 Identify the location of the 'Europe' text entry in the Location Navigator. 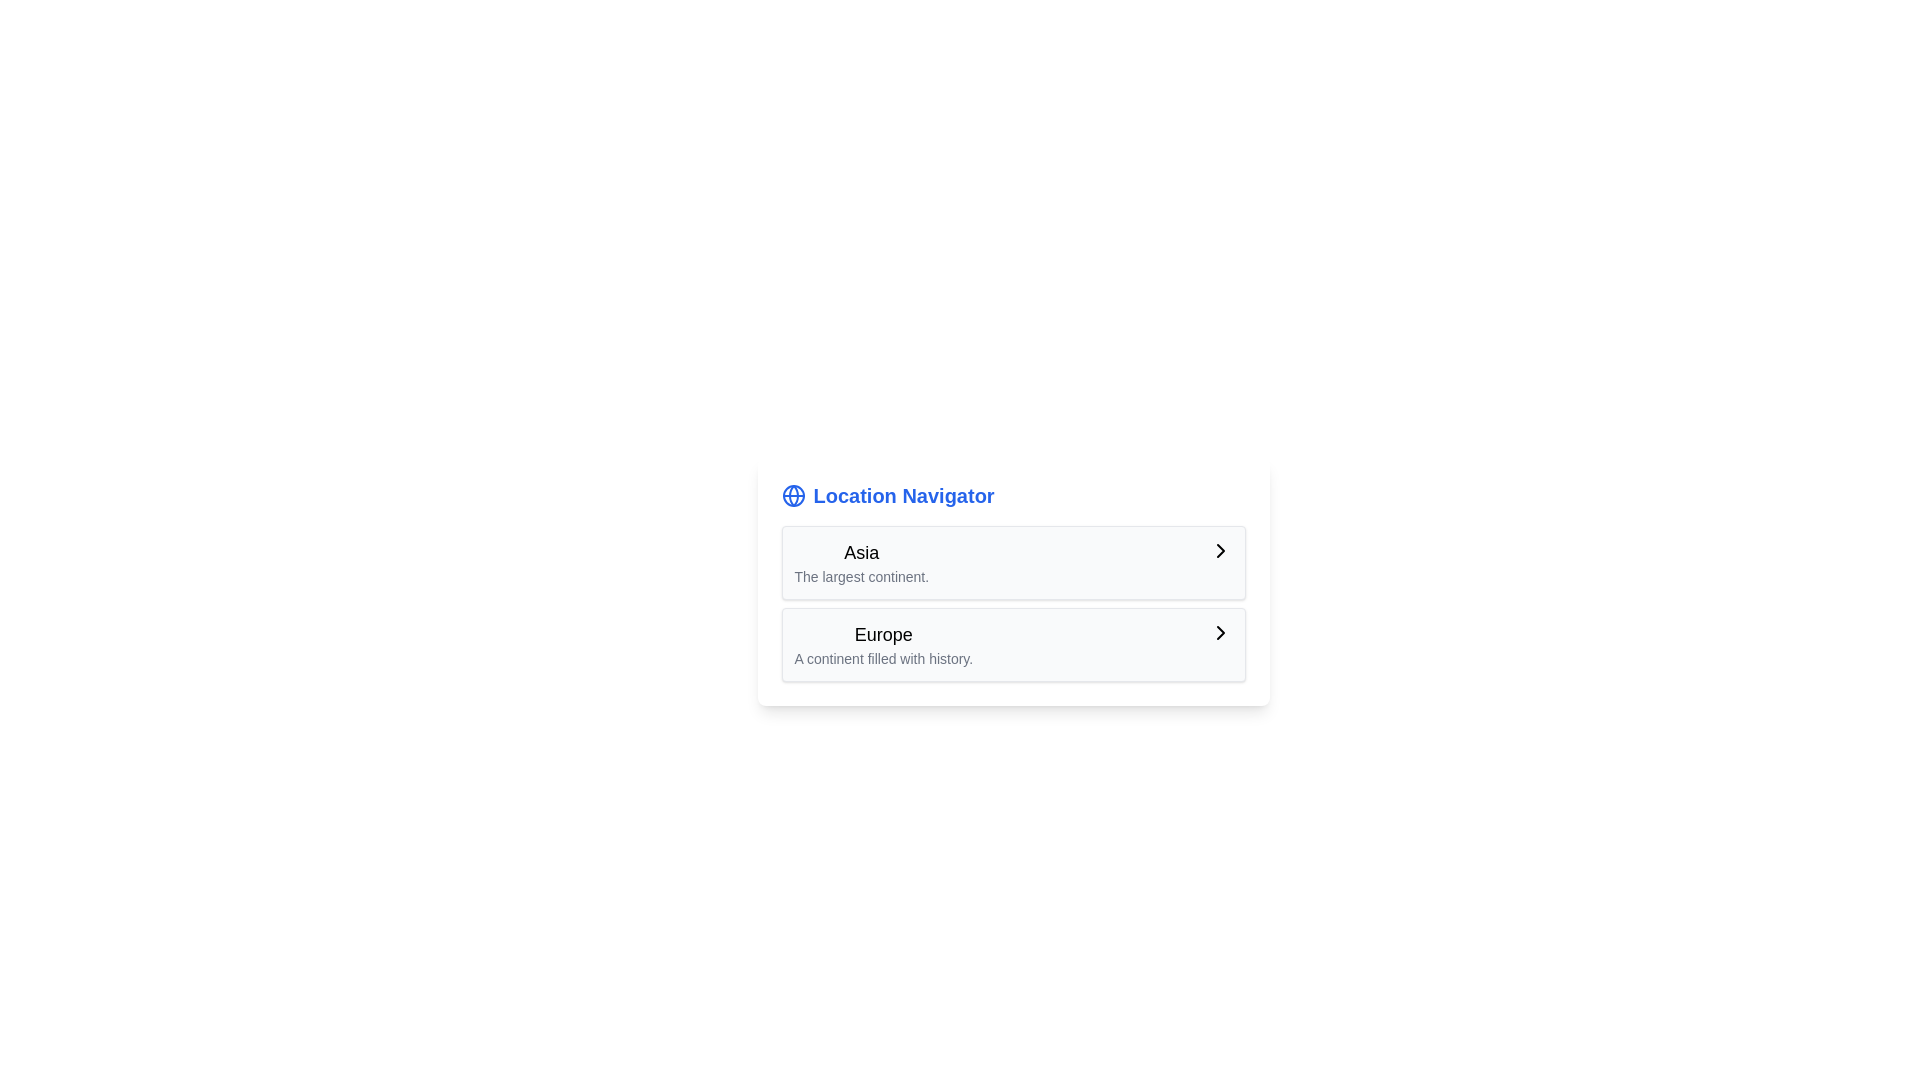
(882, 644).